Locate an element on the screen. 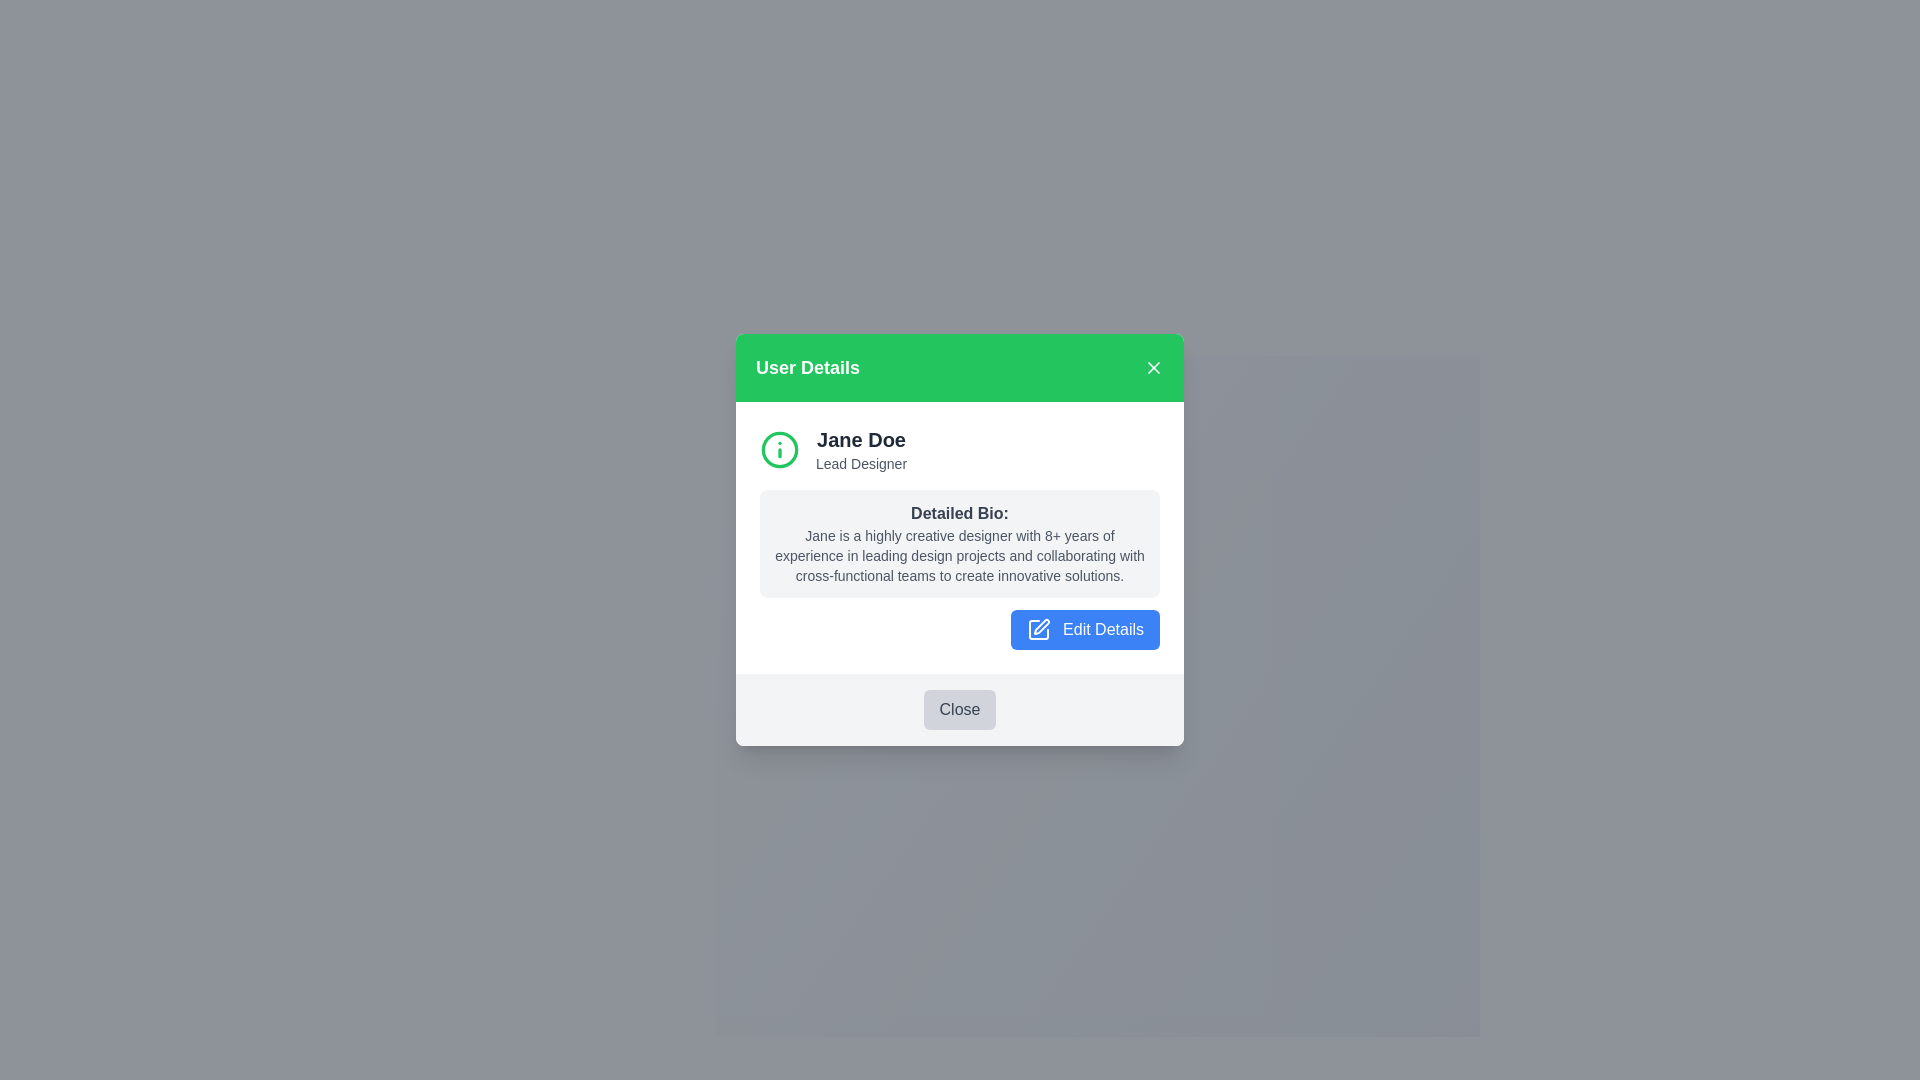 This screenshot has width=1920, height=1080. the text label displaying 'Jane Doe', which serves as a heading for the user details, located near the top of the modal dialog, to the right of an icon and above 'Lead Designer' is located at coordinates (861, 438).